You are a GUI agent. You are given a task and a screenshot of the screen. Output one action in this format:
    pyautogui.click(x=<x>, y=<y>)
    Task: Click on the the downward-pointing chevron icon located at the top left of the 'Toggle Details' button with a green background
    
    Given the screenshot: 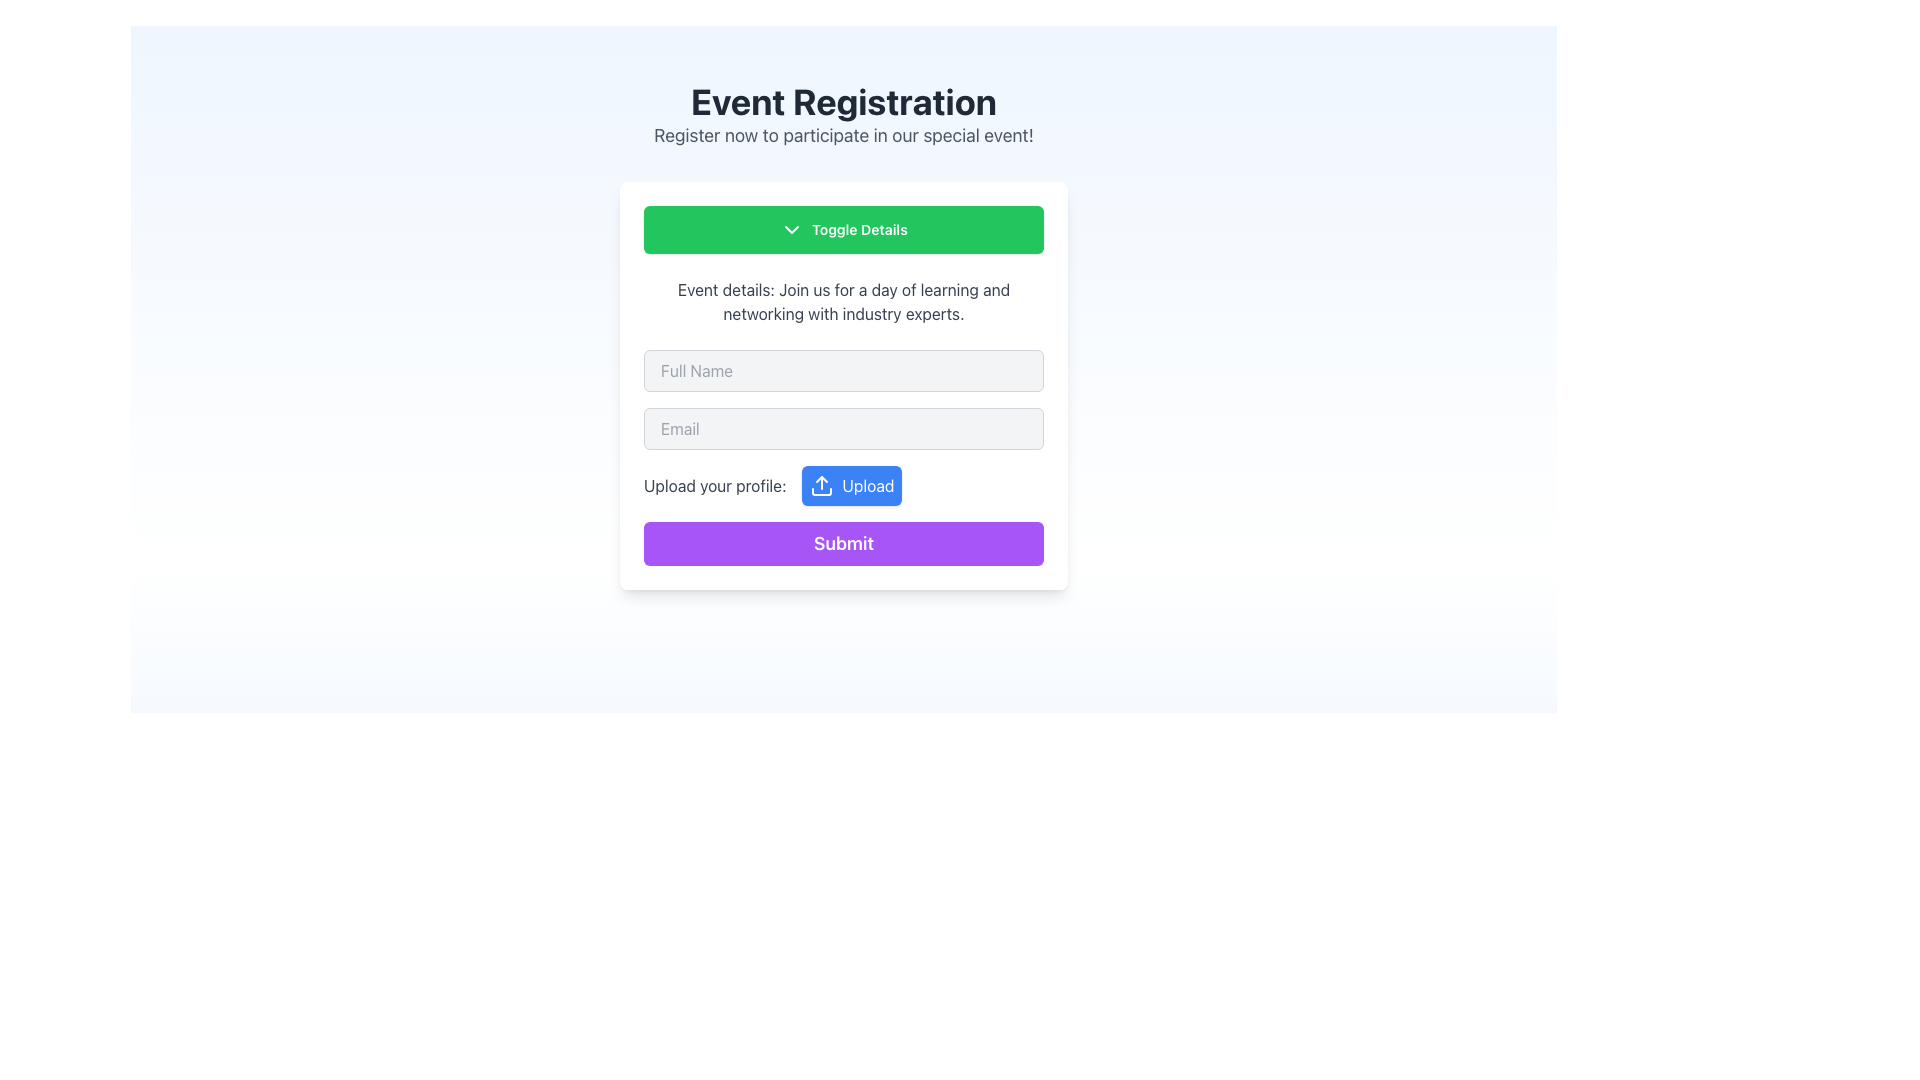 What is the action you would take?
    pyautogui.click(x=791, y=229)
    